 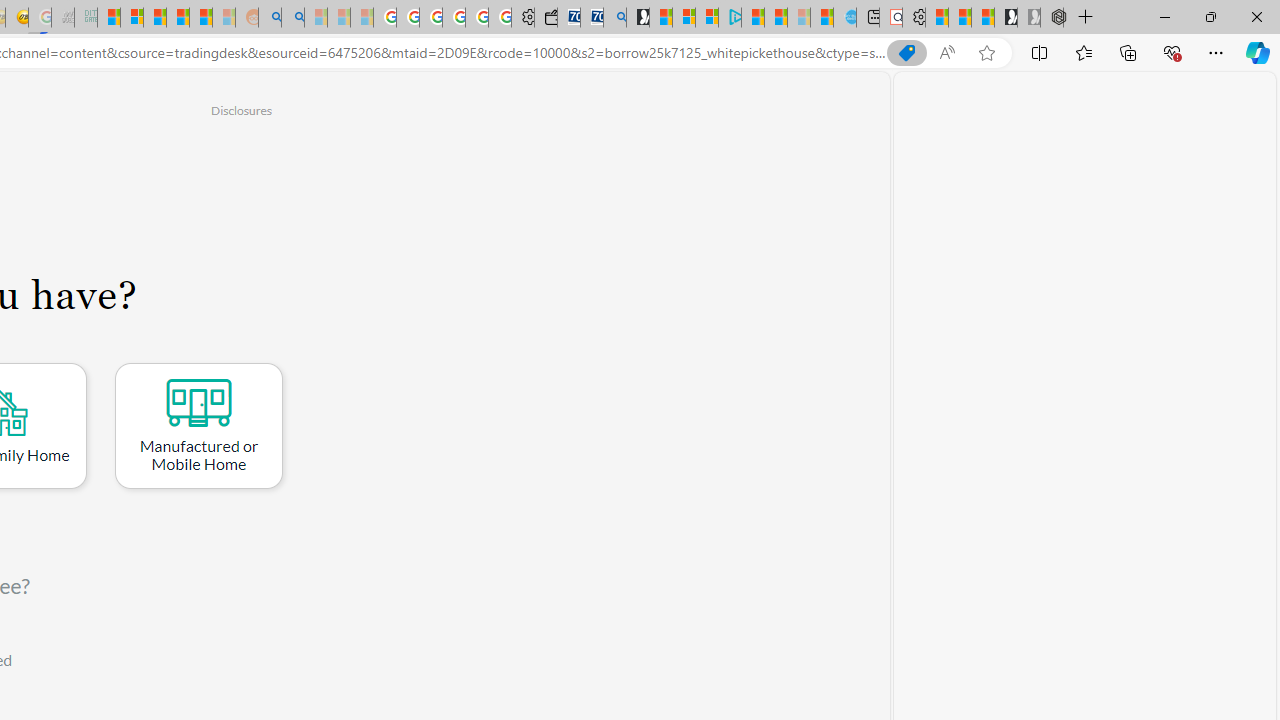 What do you see at coordinates (614, 17) in the screenshot?
I see `'Bing Real Estate - Home sales and rental listings'` at bounding box center [614, 17].